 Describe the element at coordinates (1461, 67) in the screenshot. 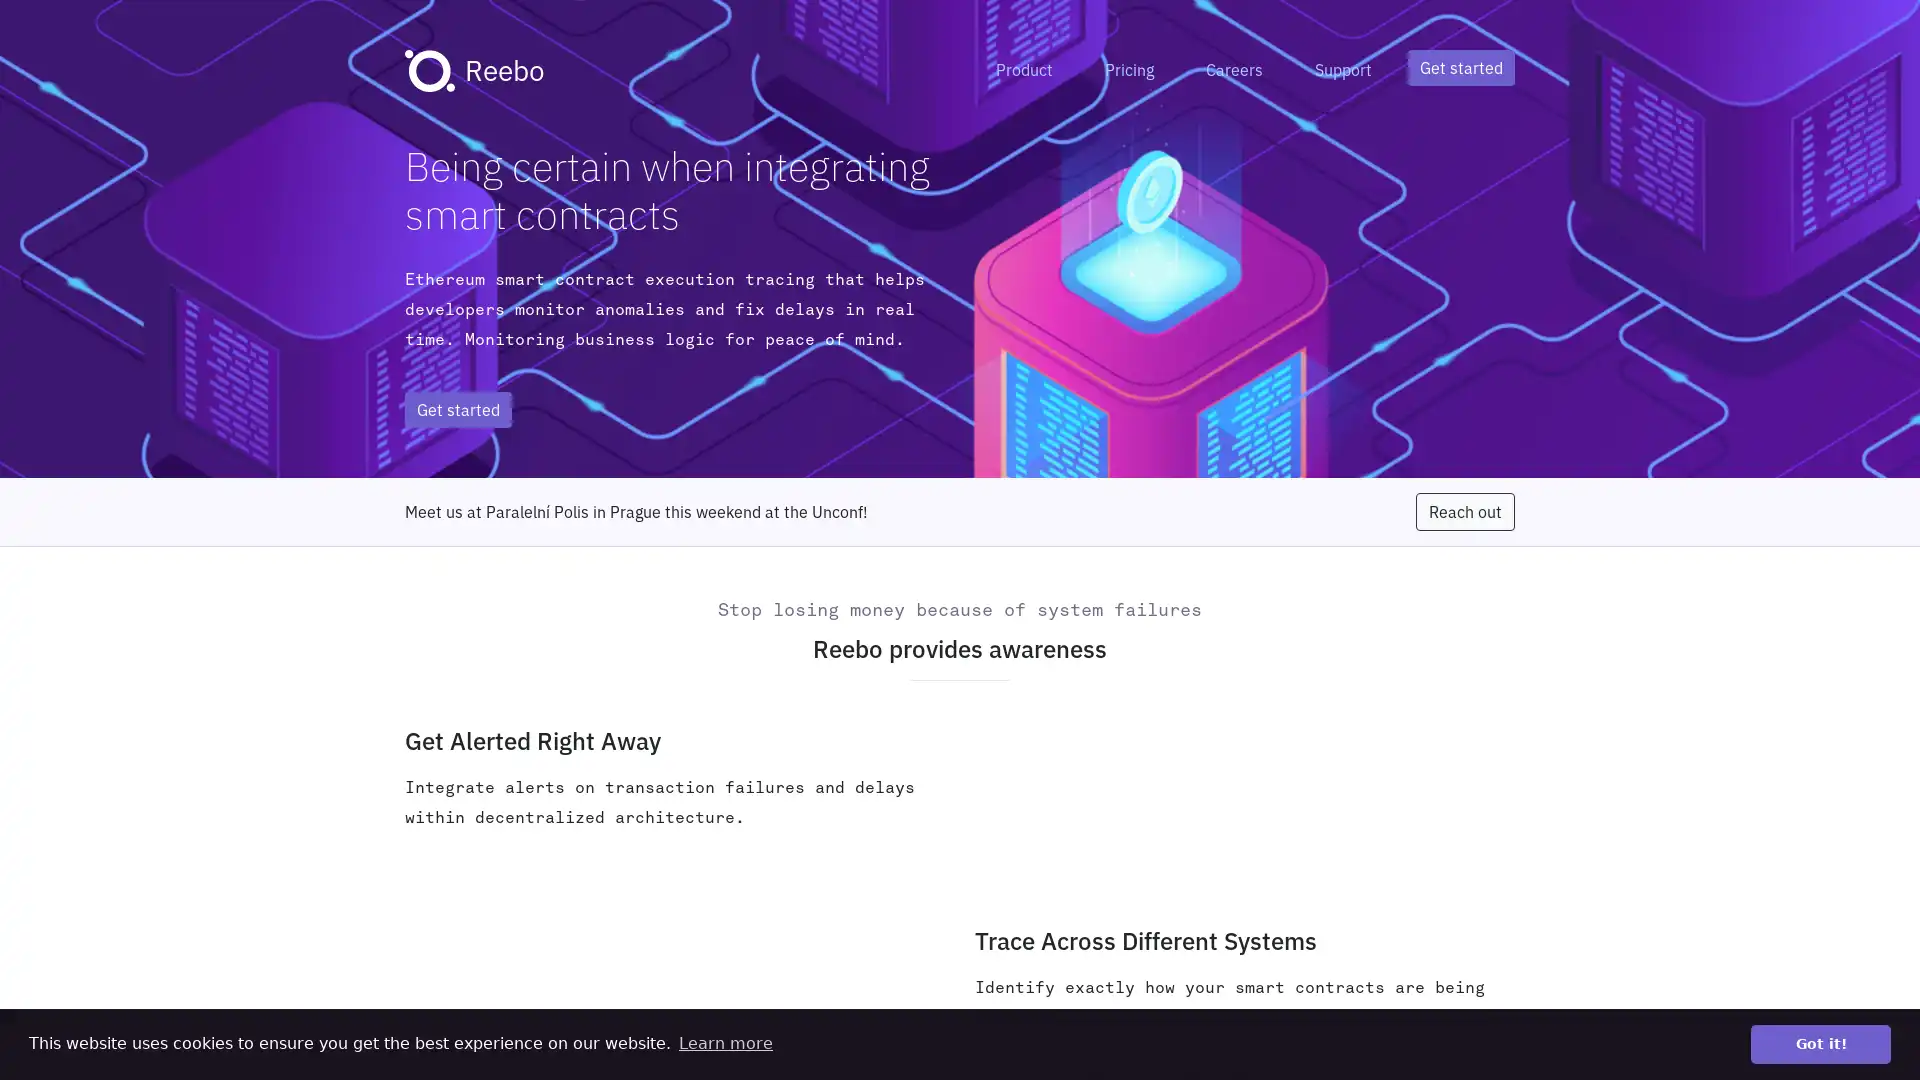

I see `Get started` at that location.